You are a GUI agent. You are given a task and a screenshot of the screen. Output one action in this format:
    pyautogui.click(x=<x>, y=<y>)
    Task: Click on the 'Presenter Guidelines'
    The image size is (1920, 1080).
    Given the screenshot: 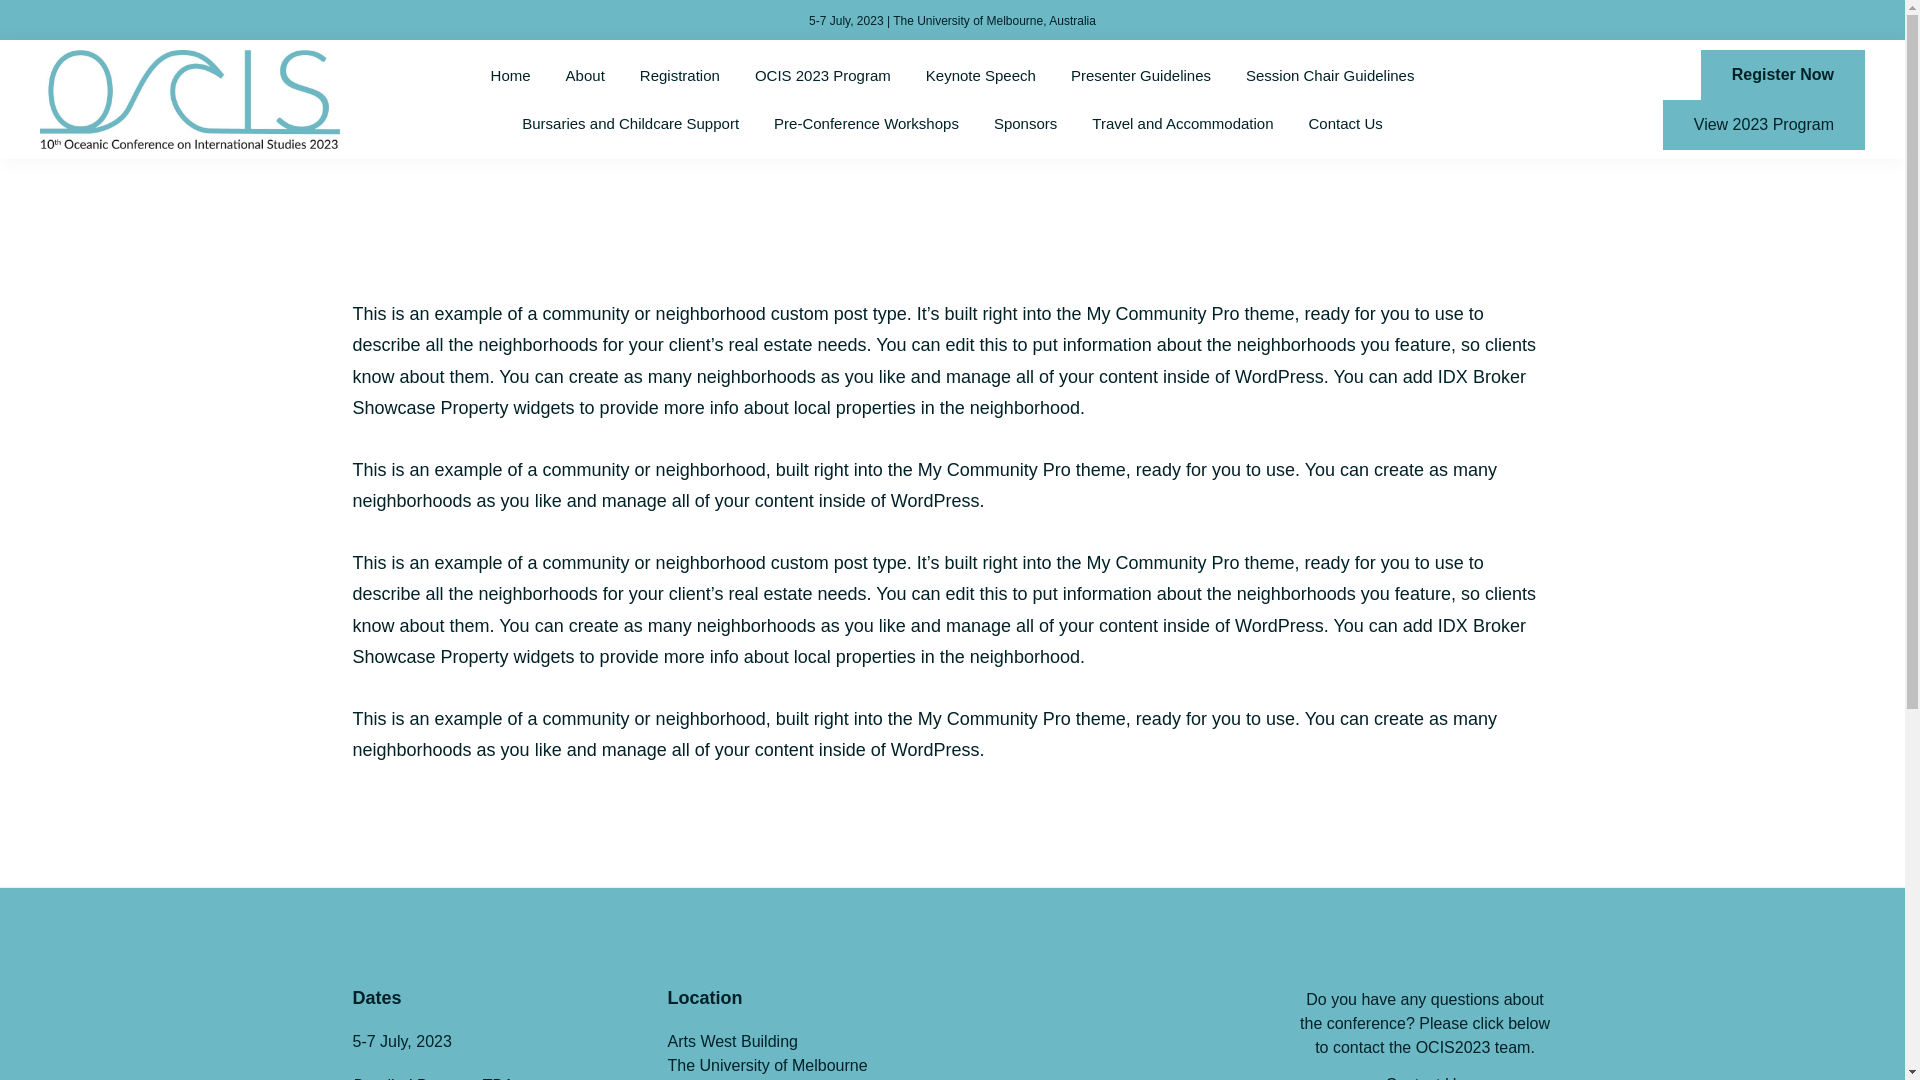 What is the action you would take?
    pyautogui.click(x=1141, y=75)
    